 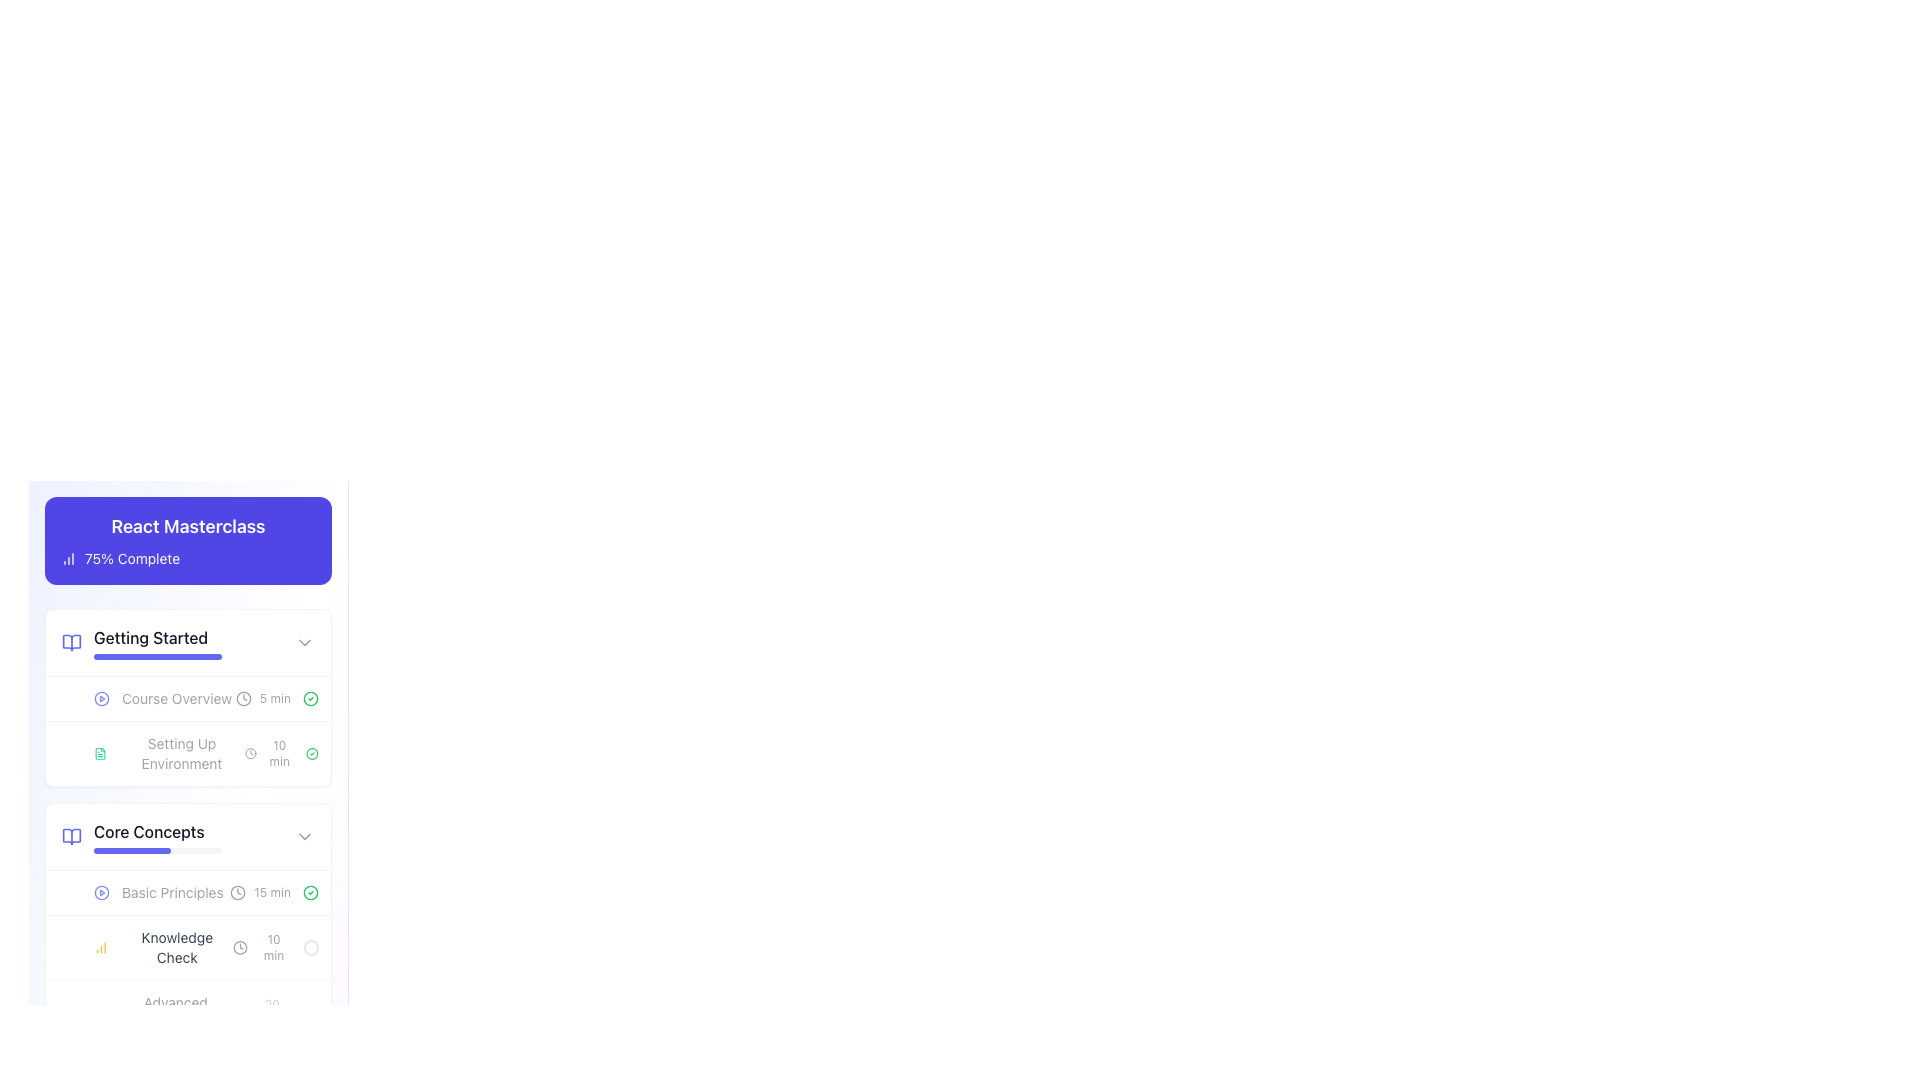 What do you see at coordinates (271, 892) in the screenshot?
I see `text label displaying '15 min' which indicates the time duration required for the activity, located beside a clock icon in the 'Core Concepts' section` at bounding box center [271, 892].